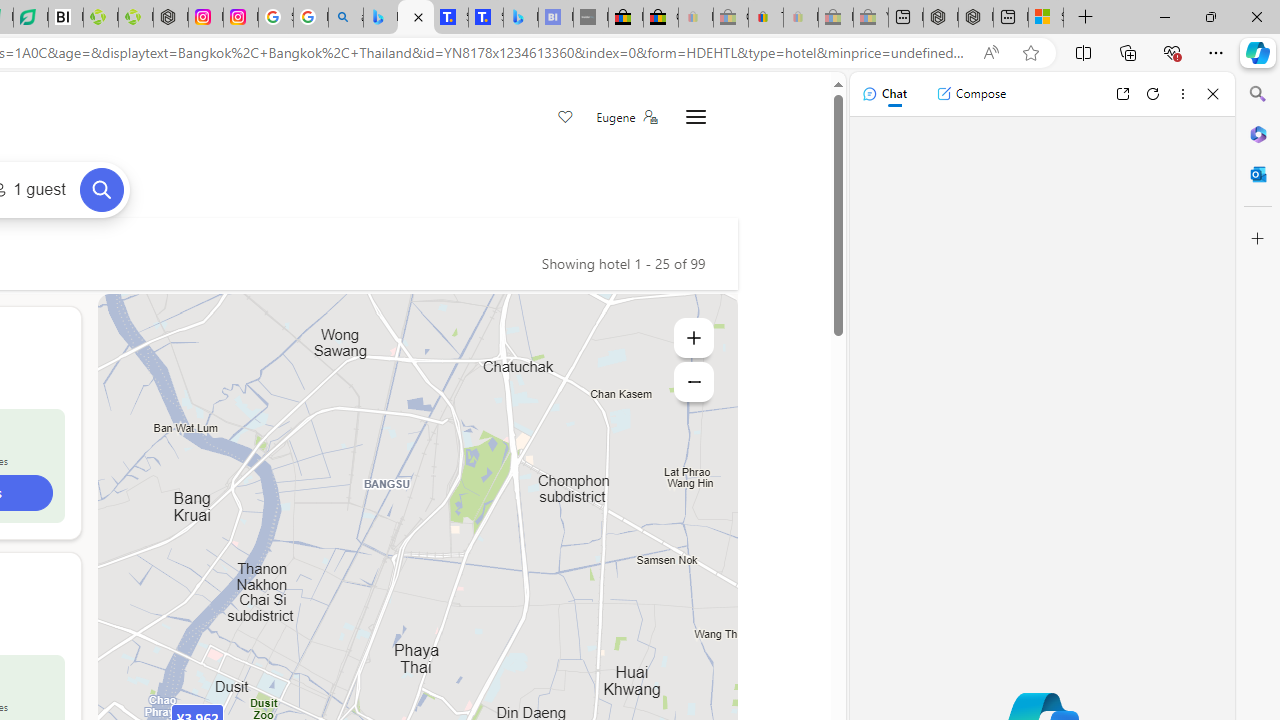 The image size is (1280, 720). Describe the element at coordinates (835, 17) in the screenshot. I see `'Press Room - eBay Inc. - Sleeping'` at that location.